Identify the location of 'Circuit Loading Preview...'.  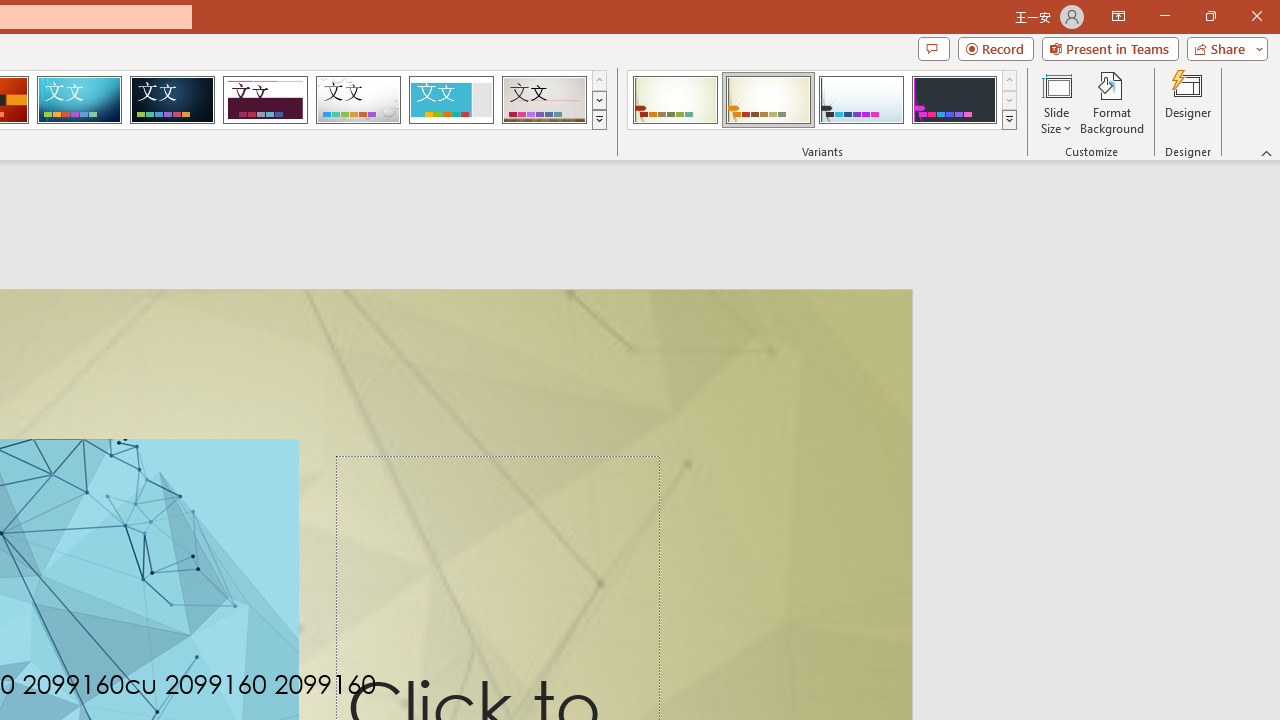
(79, 100).